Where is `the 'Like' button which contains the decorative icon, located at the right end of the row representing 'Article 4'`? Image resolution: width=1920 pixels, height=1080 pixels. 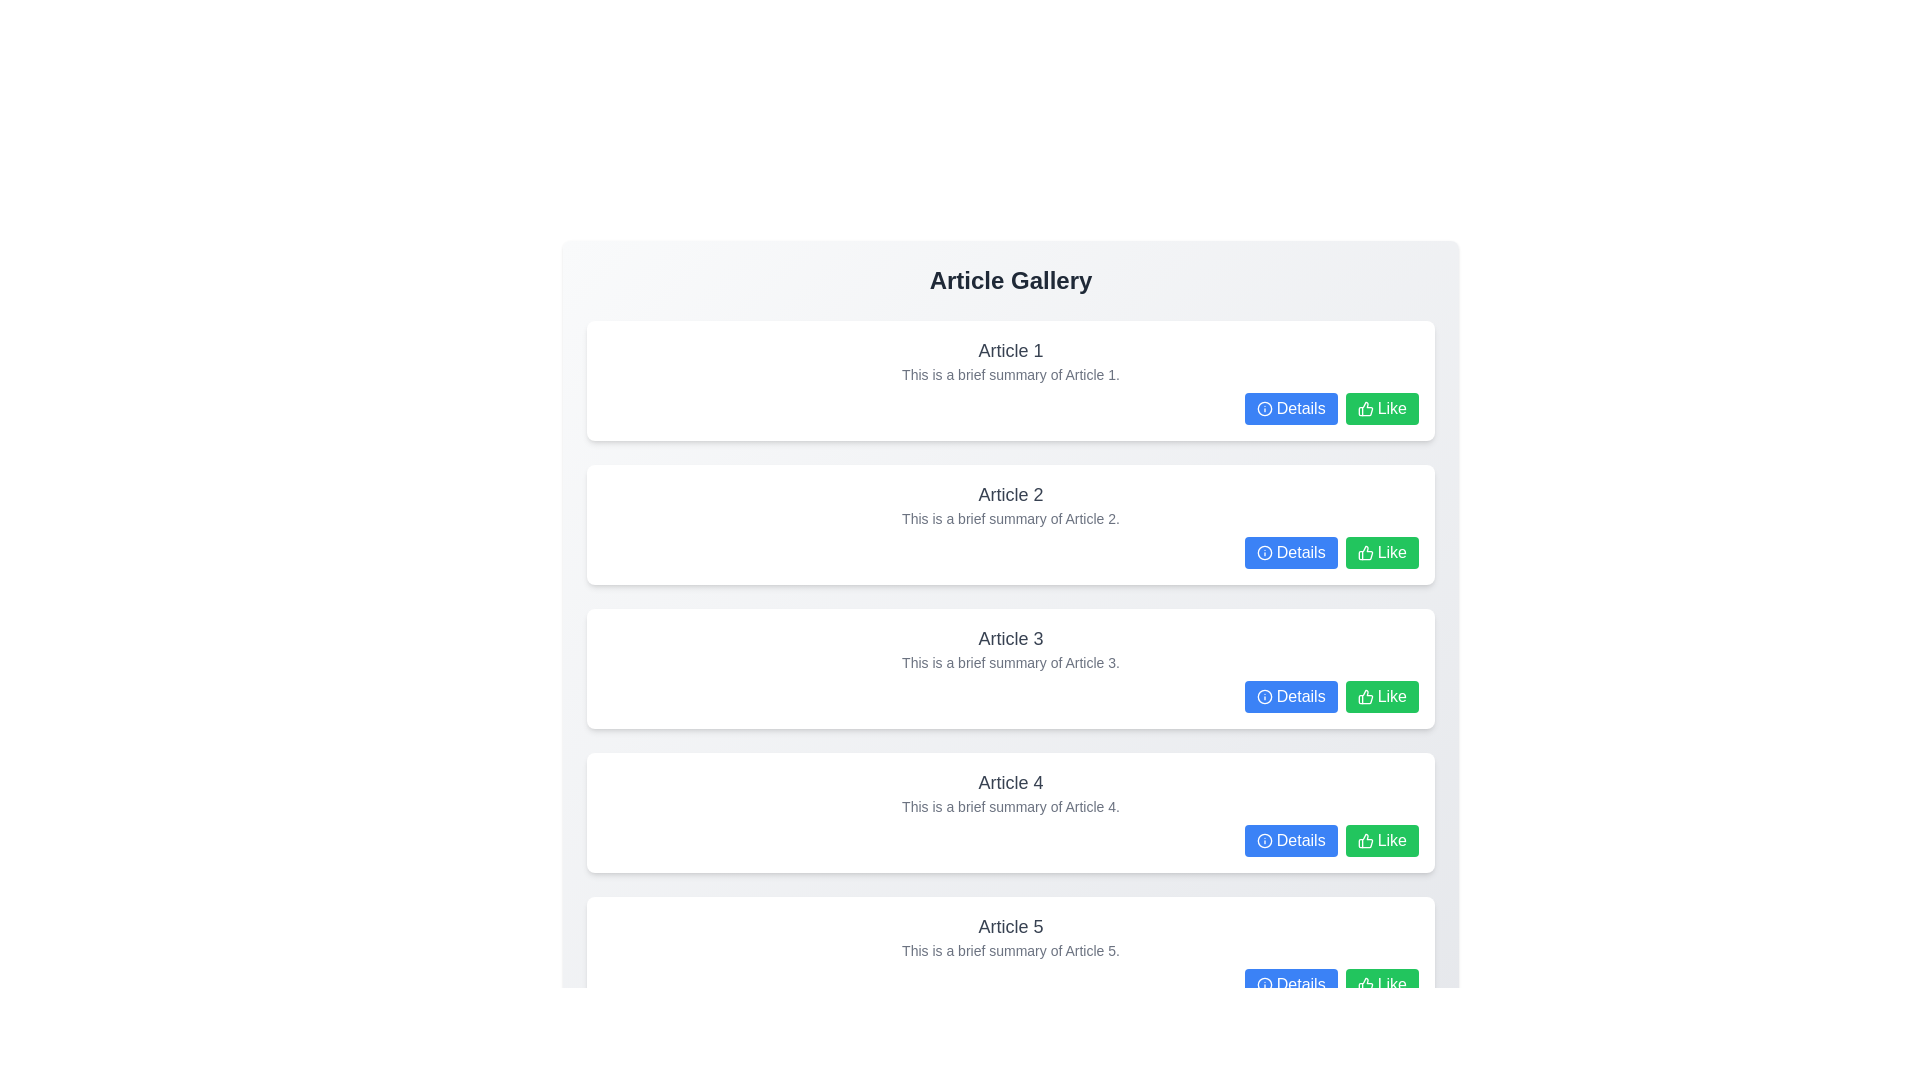 the 'Like' button which contains the decorative icon, located at the right end of the row representing 'Article 4' is located at coordinates (1364, 840).